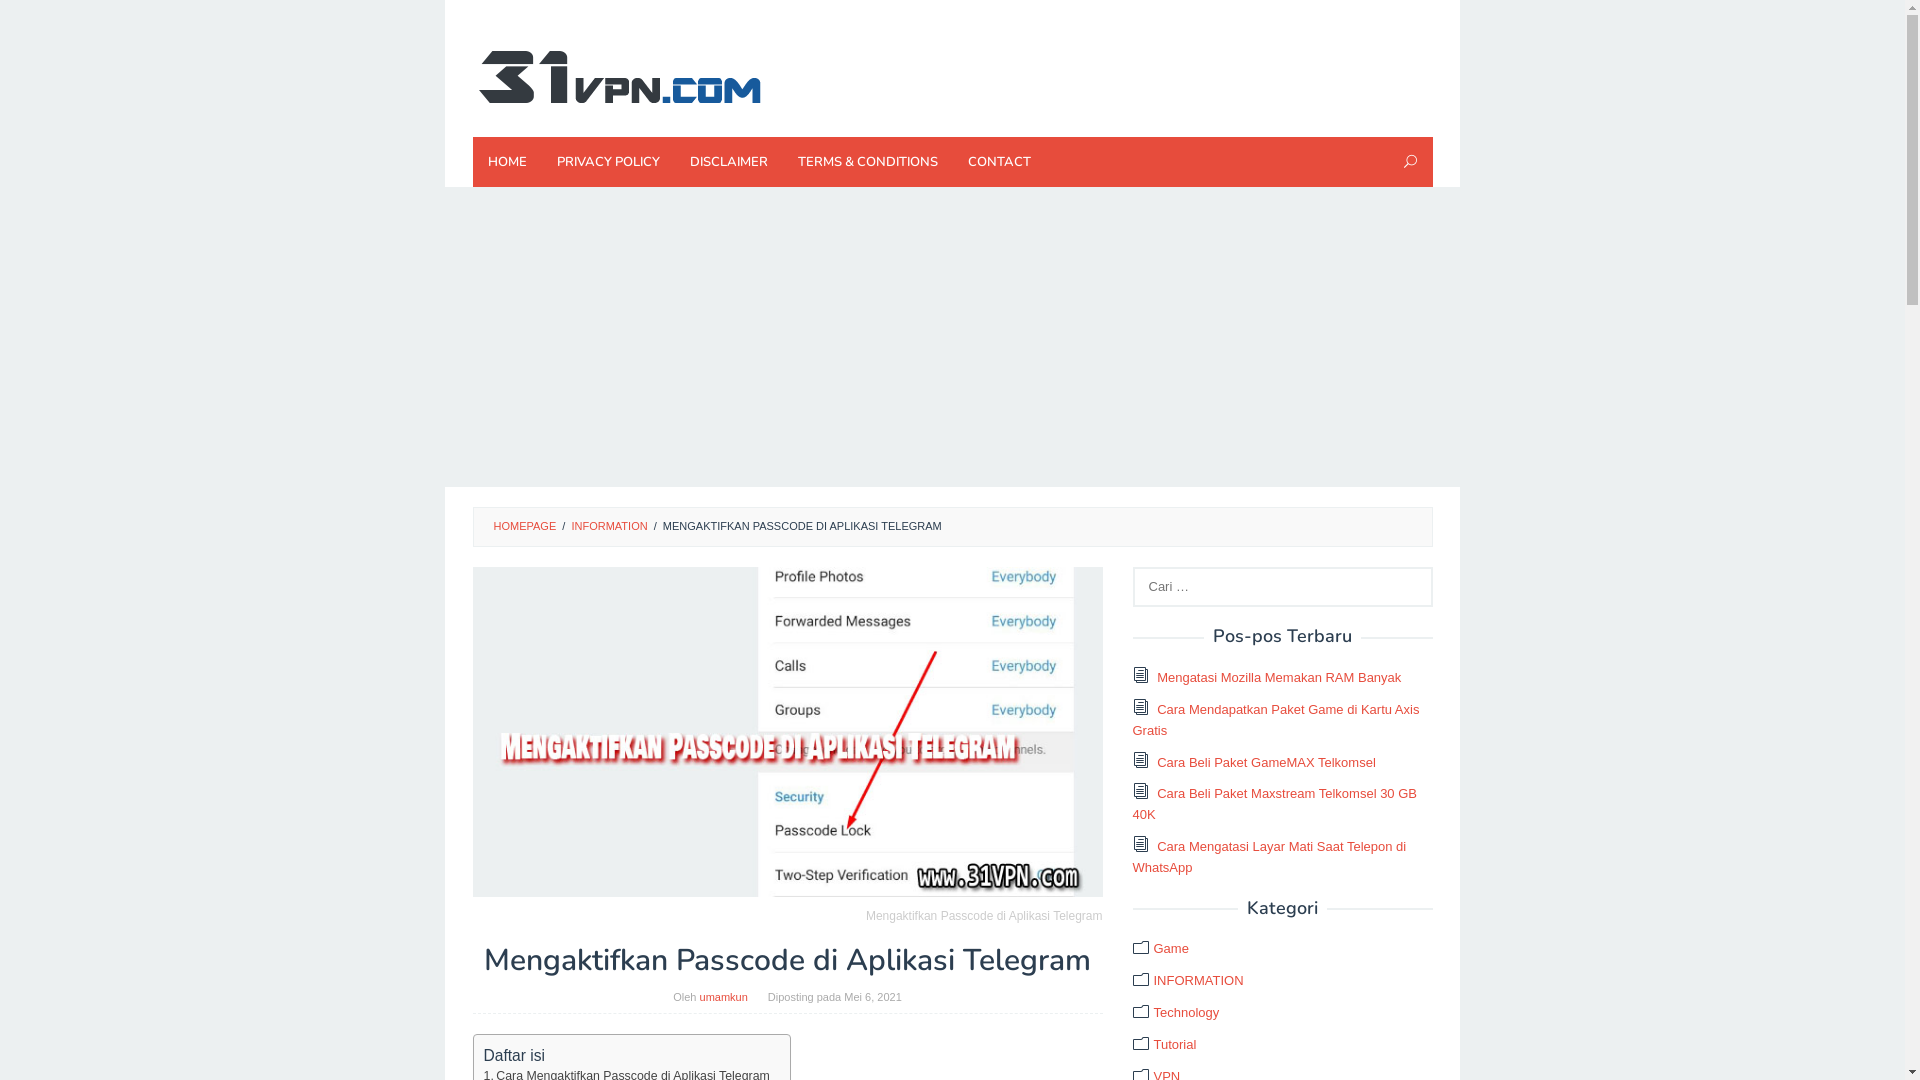 The image size is (1920, 1080). I want to click on 'CONTACT', so click(950, 161).